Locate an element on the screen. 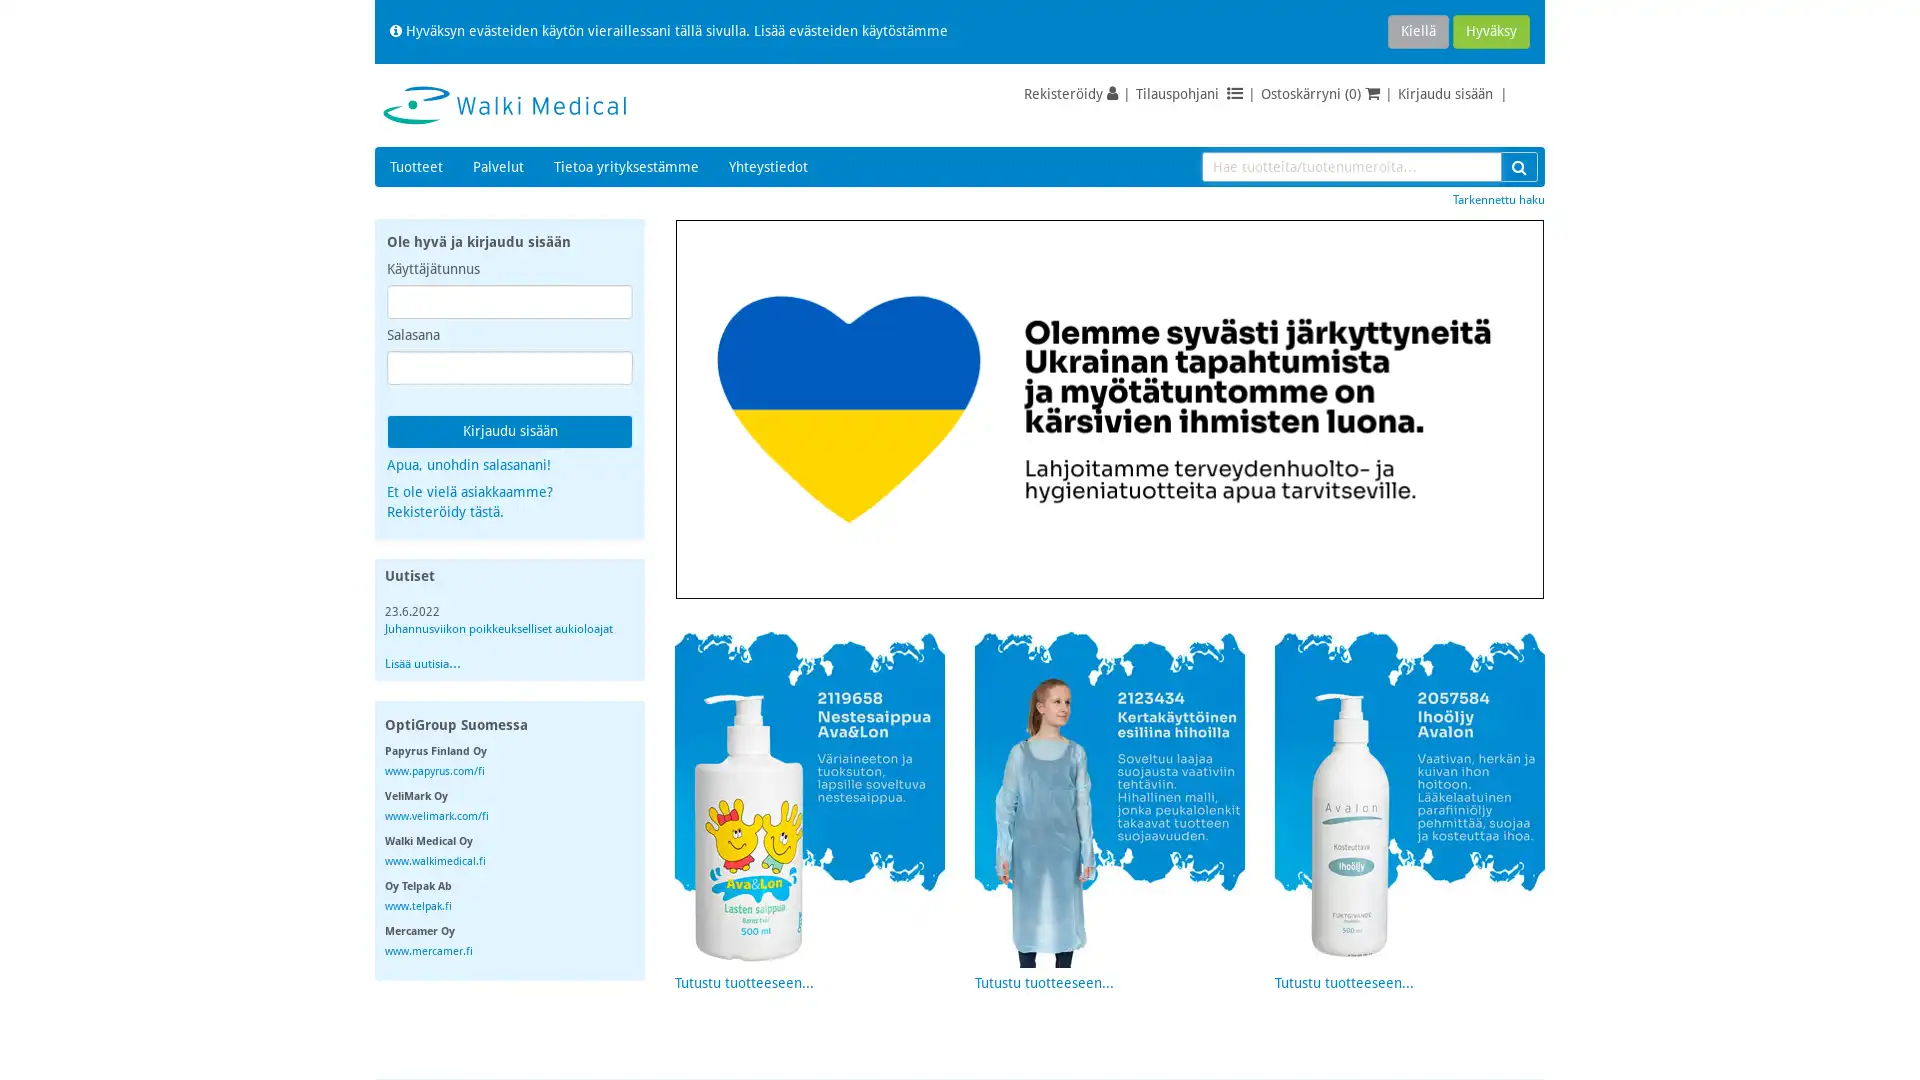 The image size is (1920, 1080). Hyvaksy is located at coordinates (1491, 31).